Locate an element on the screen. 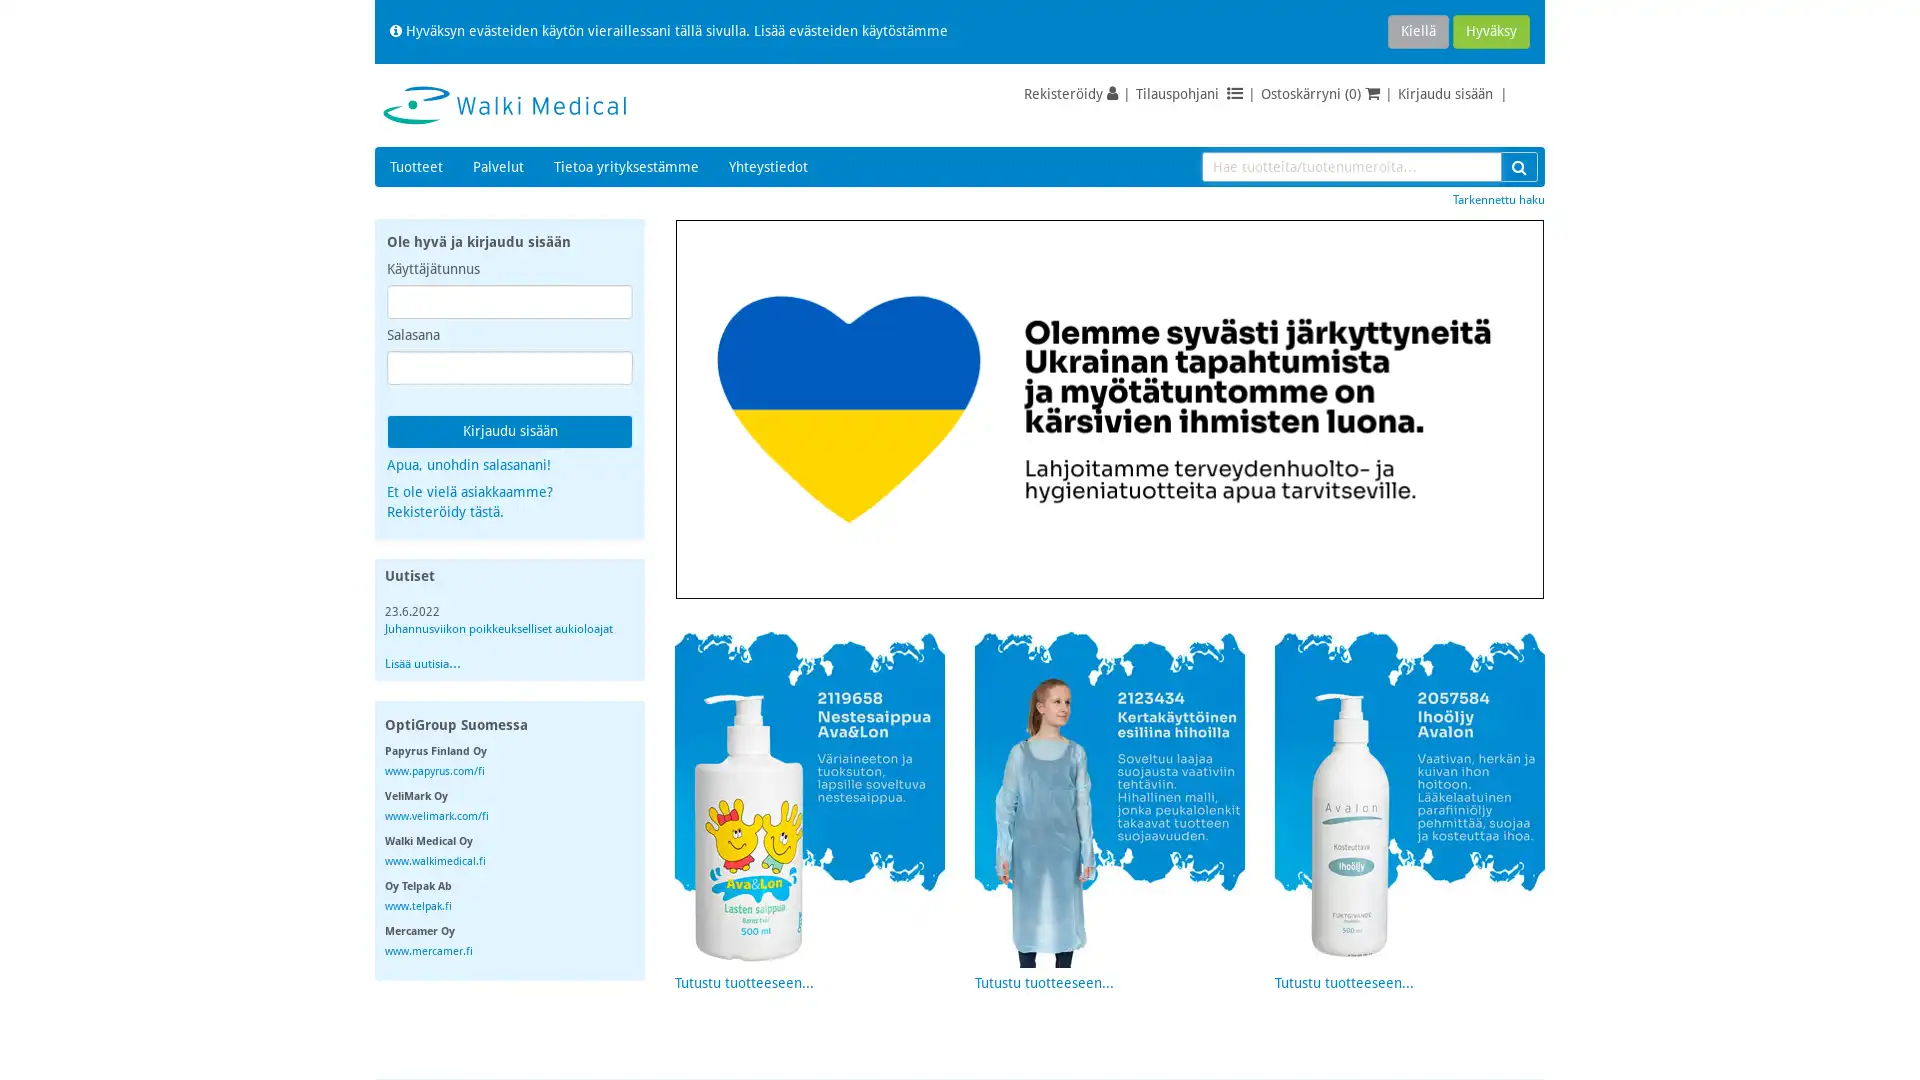 The image size is (1920, 1080). Hyvaksy is located at coordinates (1491, 31).